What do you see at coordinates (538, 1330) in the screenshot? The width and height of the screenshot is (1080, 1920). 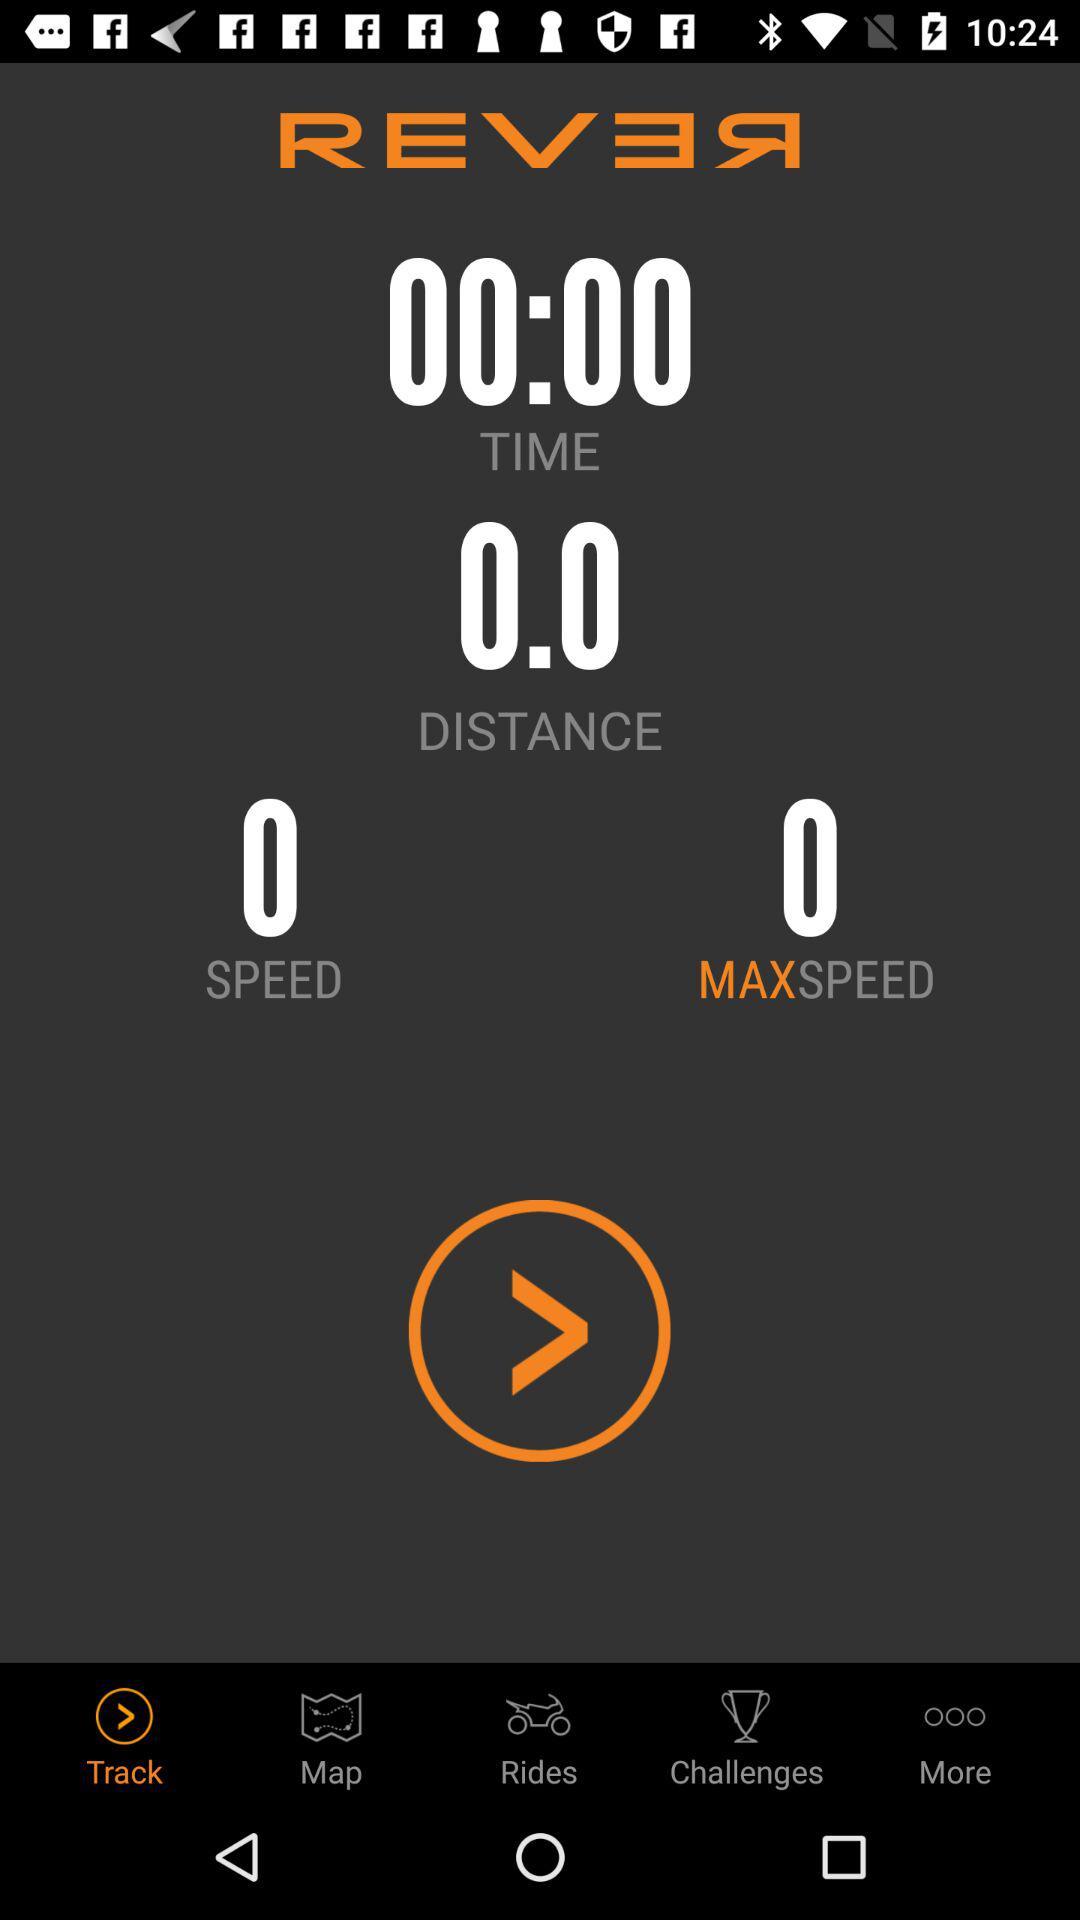 I see `play` at bounding box center [538, 1330].